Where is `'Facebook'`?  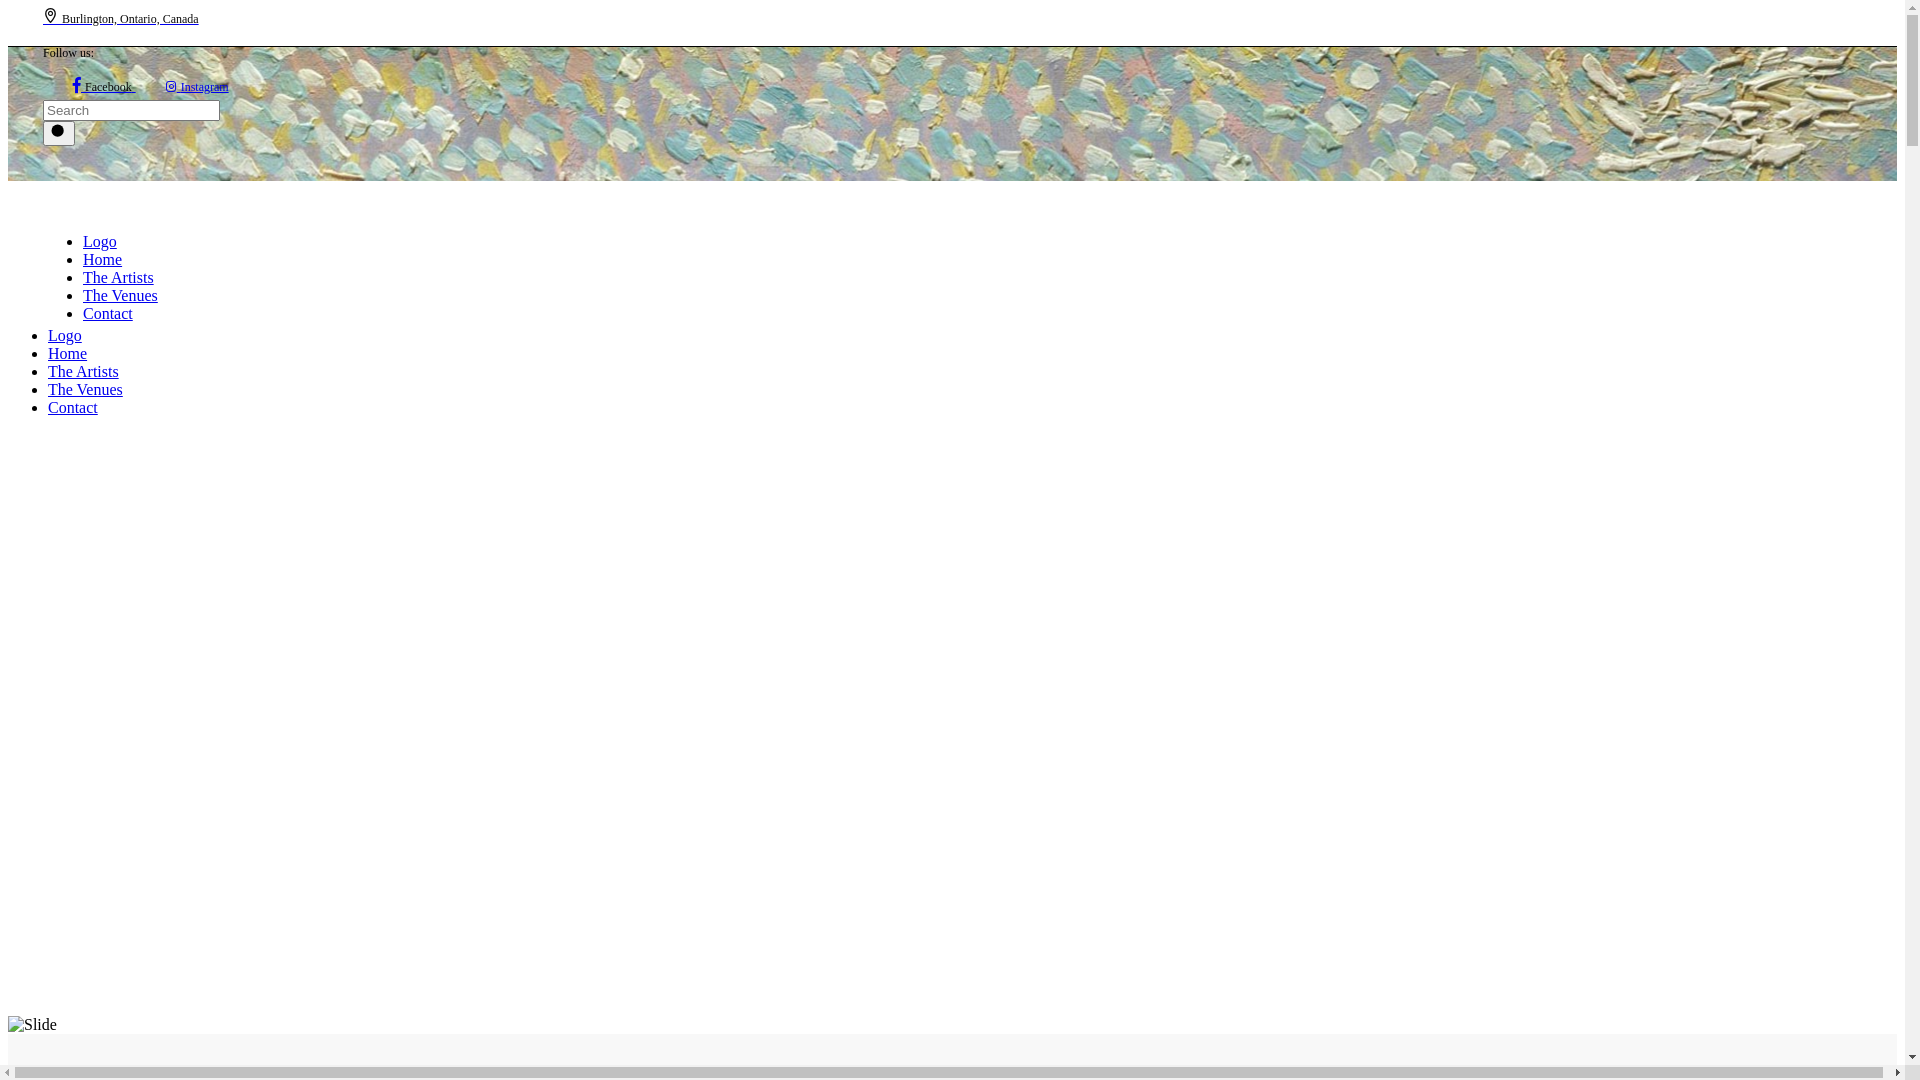
'Facebook' is located at coordinates (72, 84).